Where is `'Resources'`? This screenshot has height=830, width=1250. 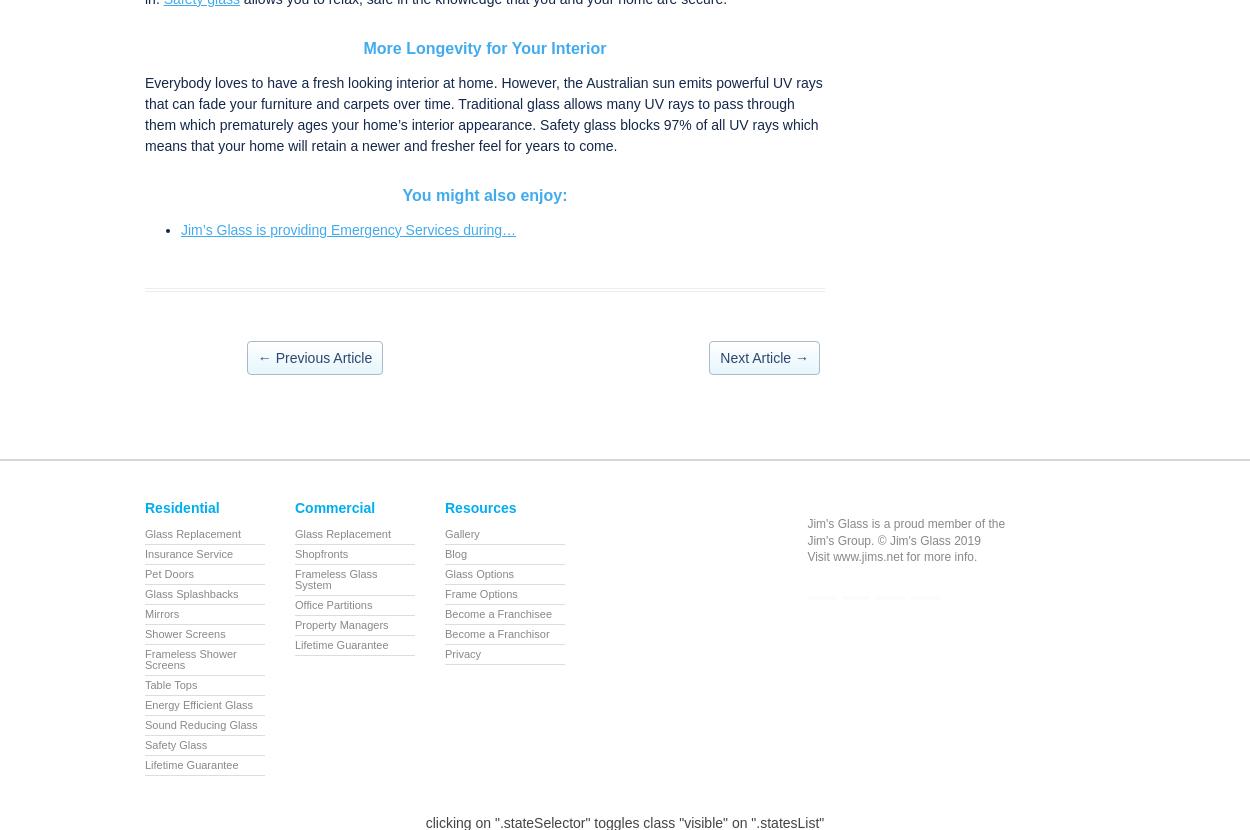 'Resources' is located at coordinates (479, 506).